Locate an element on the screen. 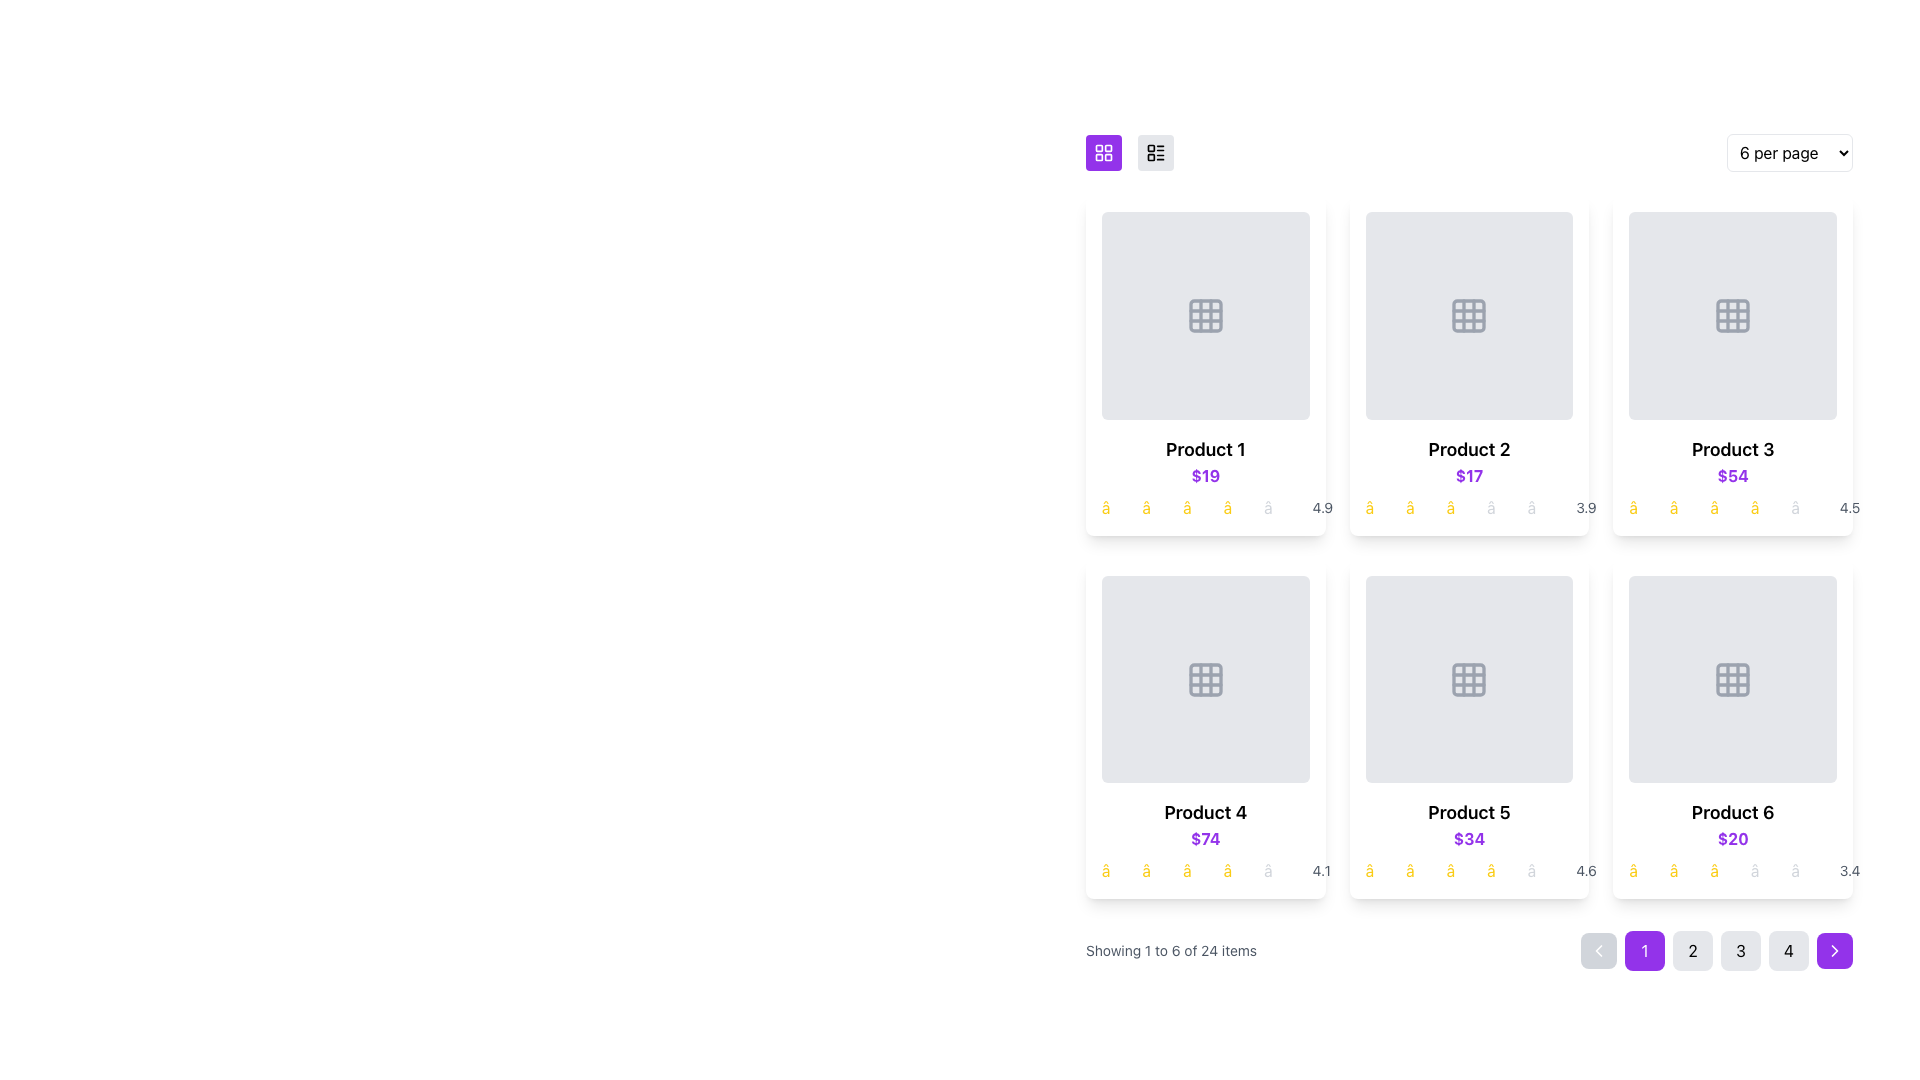 This screenshot has height=1080, width=1920. the text label displaying '$20', which is positioned directly below the title 'Product 6' and above the star rating visuals is located at coordinates (1732, 839).